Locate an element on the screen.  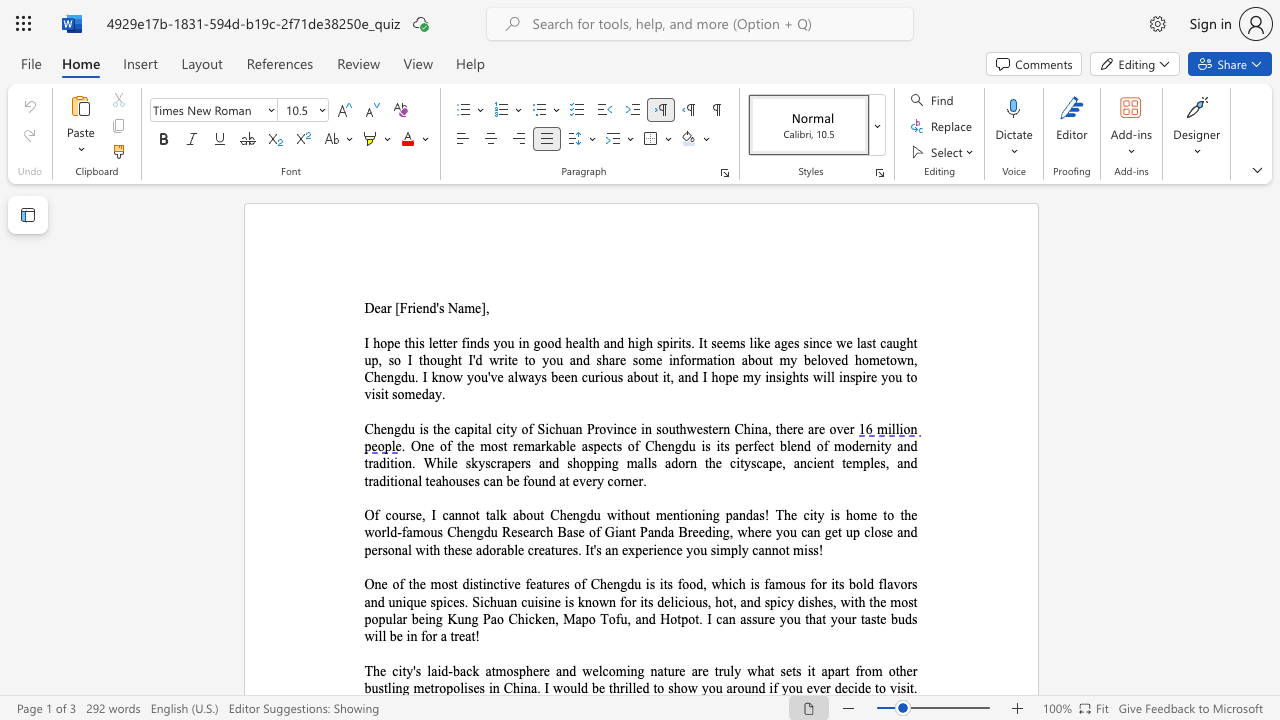
the space between the continuous character "]" and "," in the text is located at coordinates (485, 308).